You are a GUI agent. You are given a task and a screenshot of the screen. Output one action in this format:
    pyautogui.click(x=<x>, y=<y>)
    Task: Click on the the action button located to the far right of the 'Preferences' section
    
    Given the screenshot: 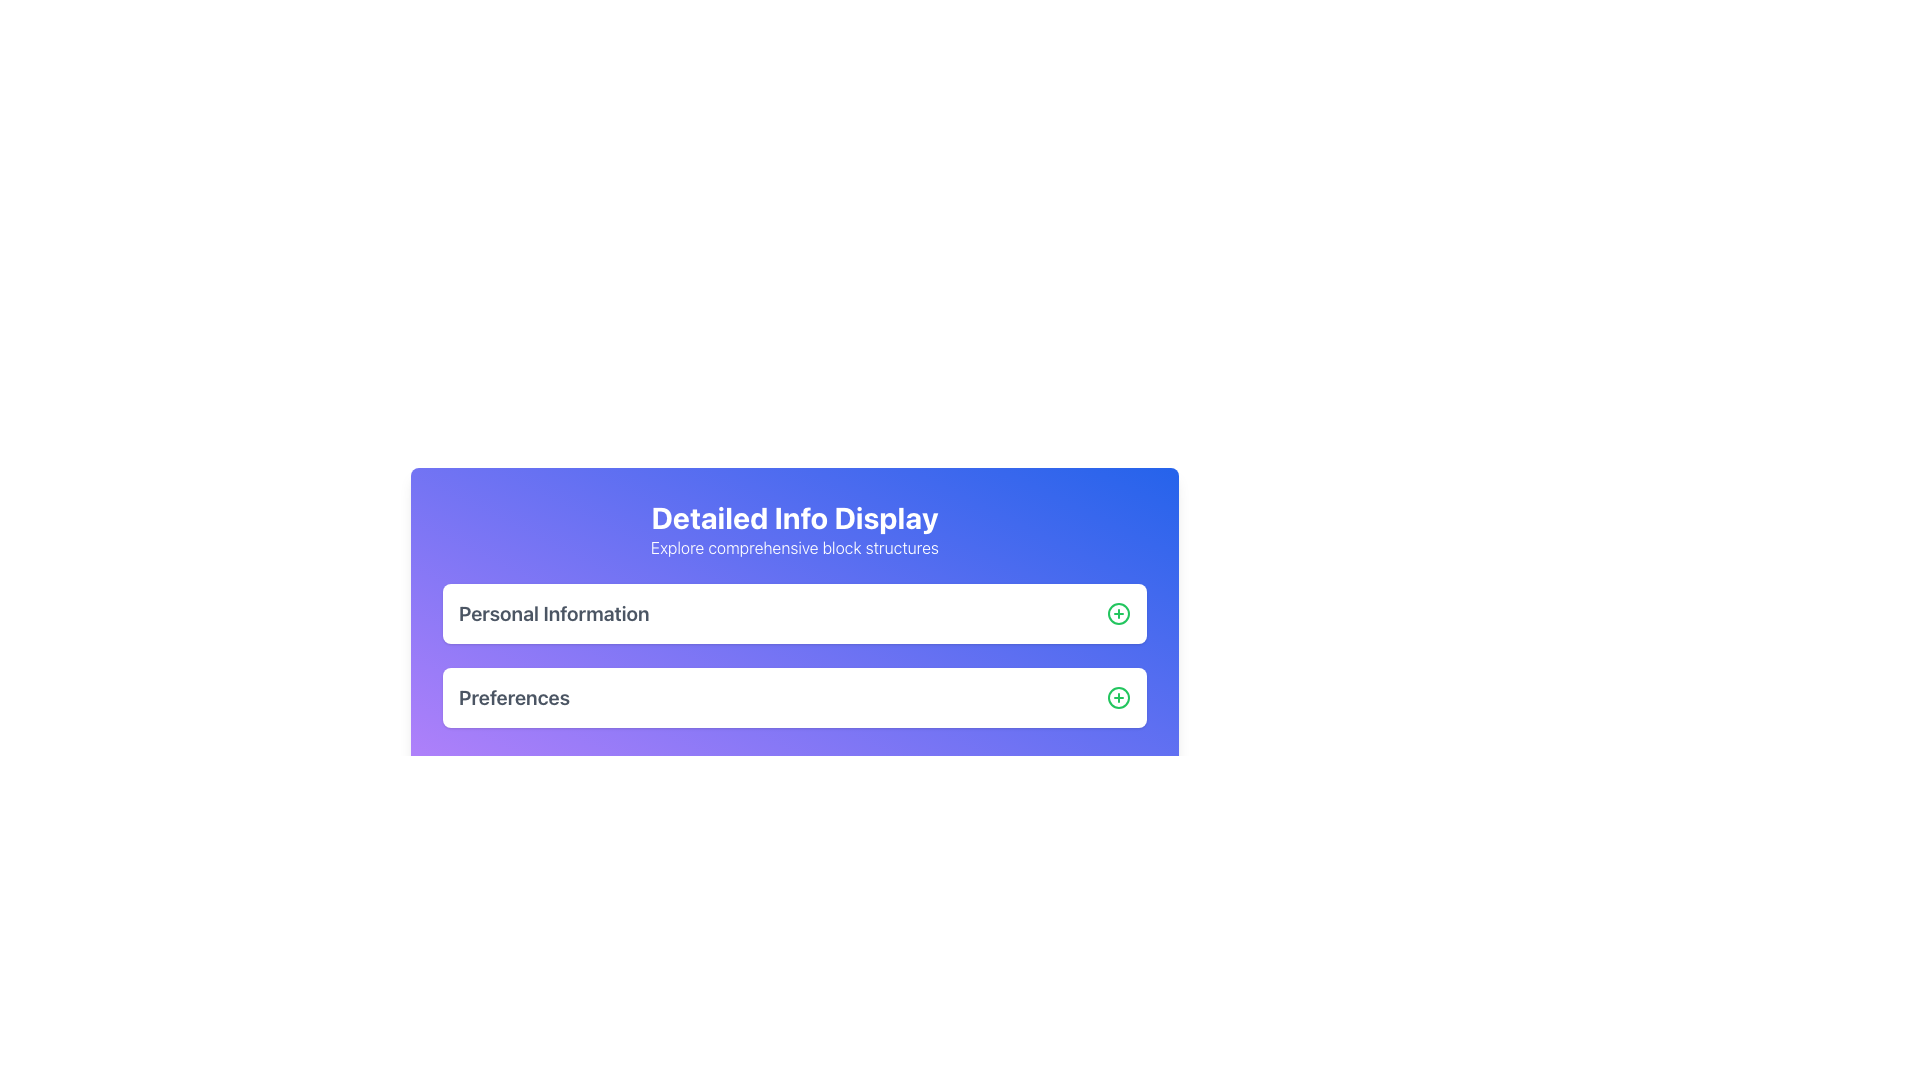 What is the action you would take?
    pyautogui.click(x=1117, y=697)
    